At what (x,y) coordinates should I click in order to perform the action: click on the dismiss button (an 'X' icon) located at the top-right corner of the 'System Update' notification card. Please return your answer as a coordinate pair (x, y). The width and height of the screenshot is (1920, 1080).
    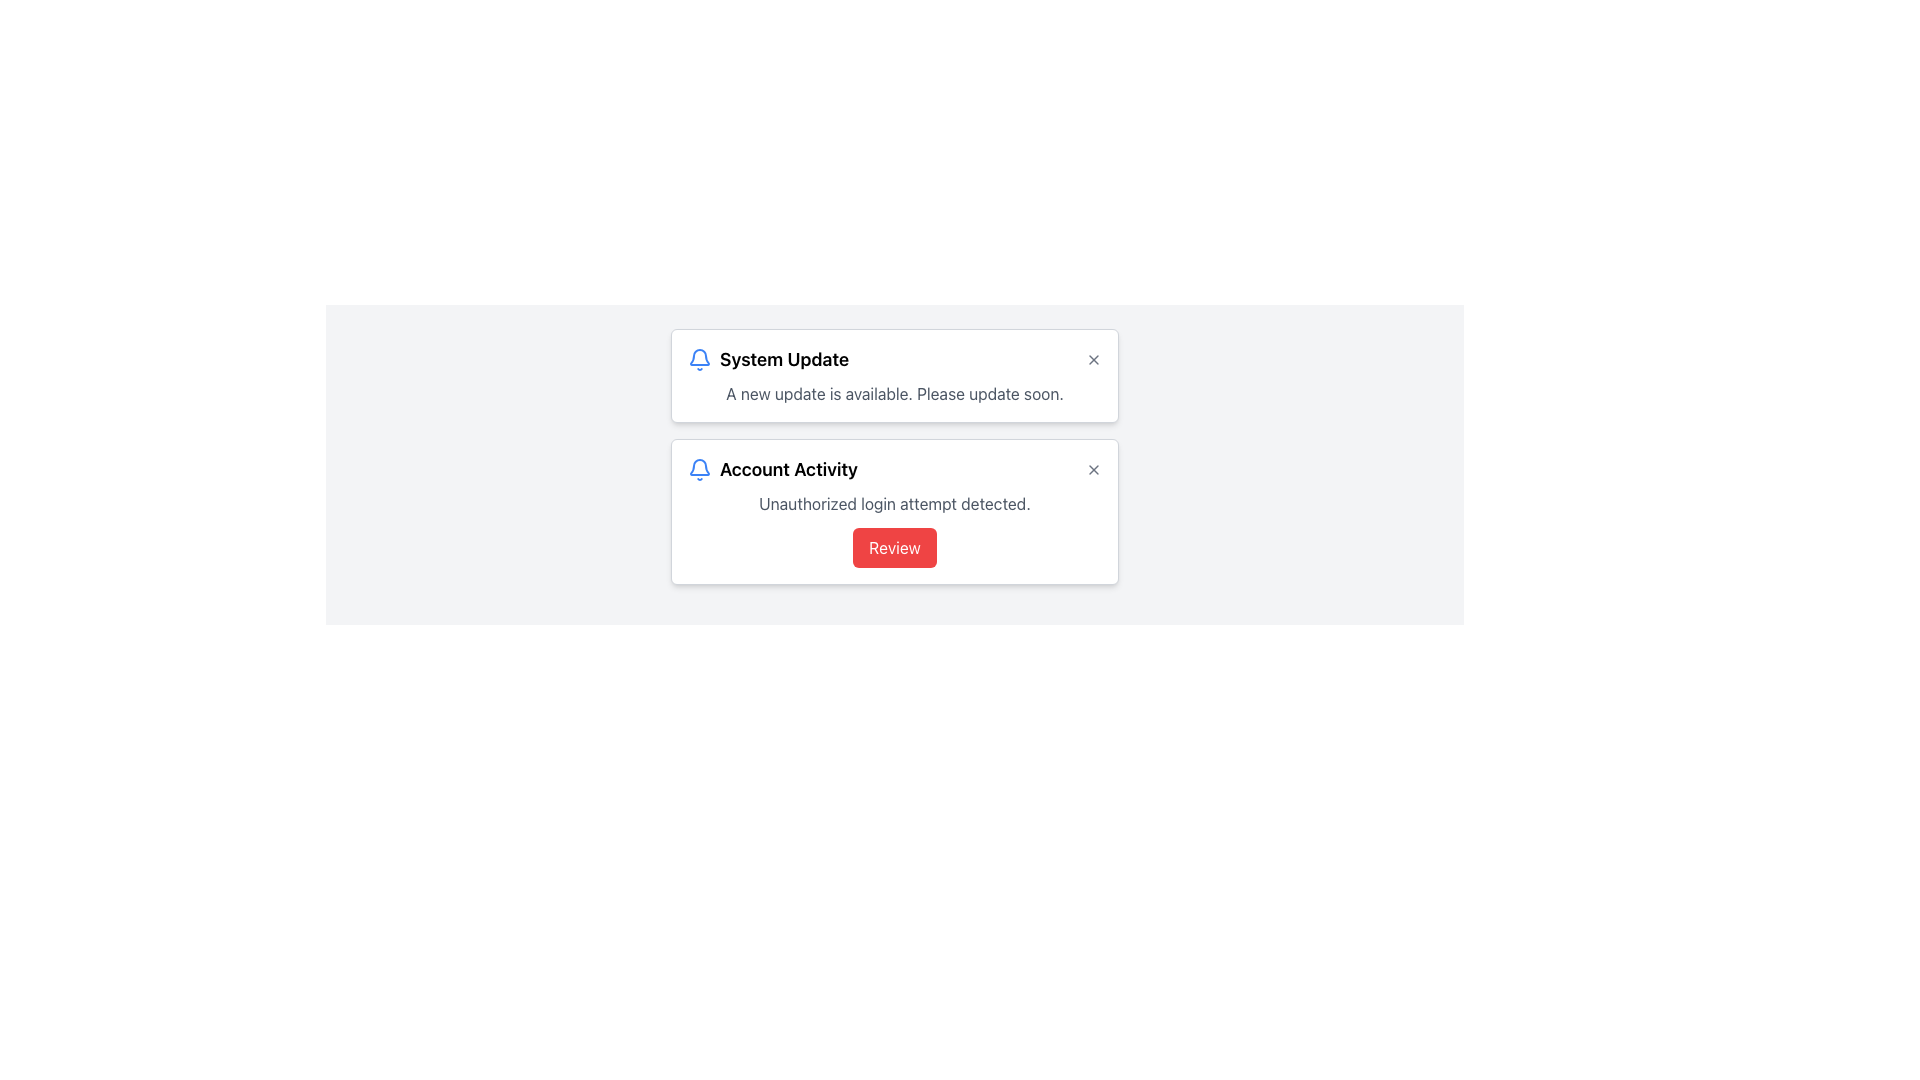
    Looking at the image, I should click on (1093, 358).